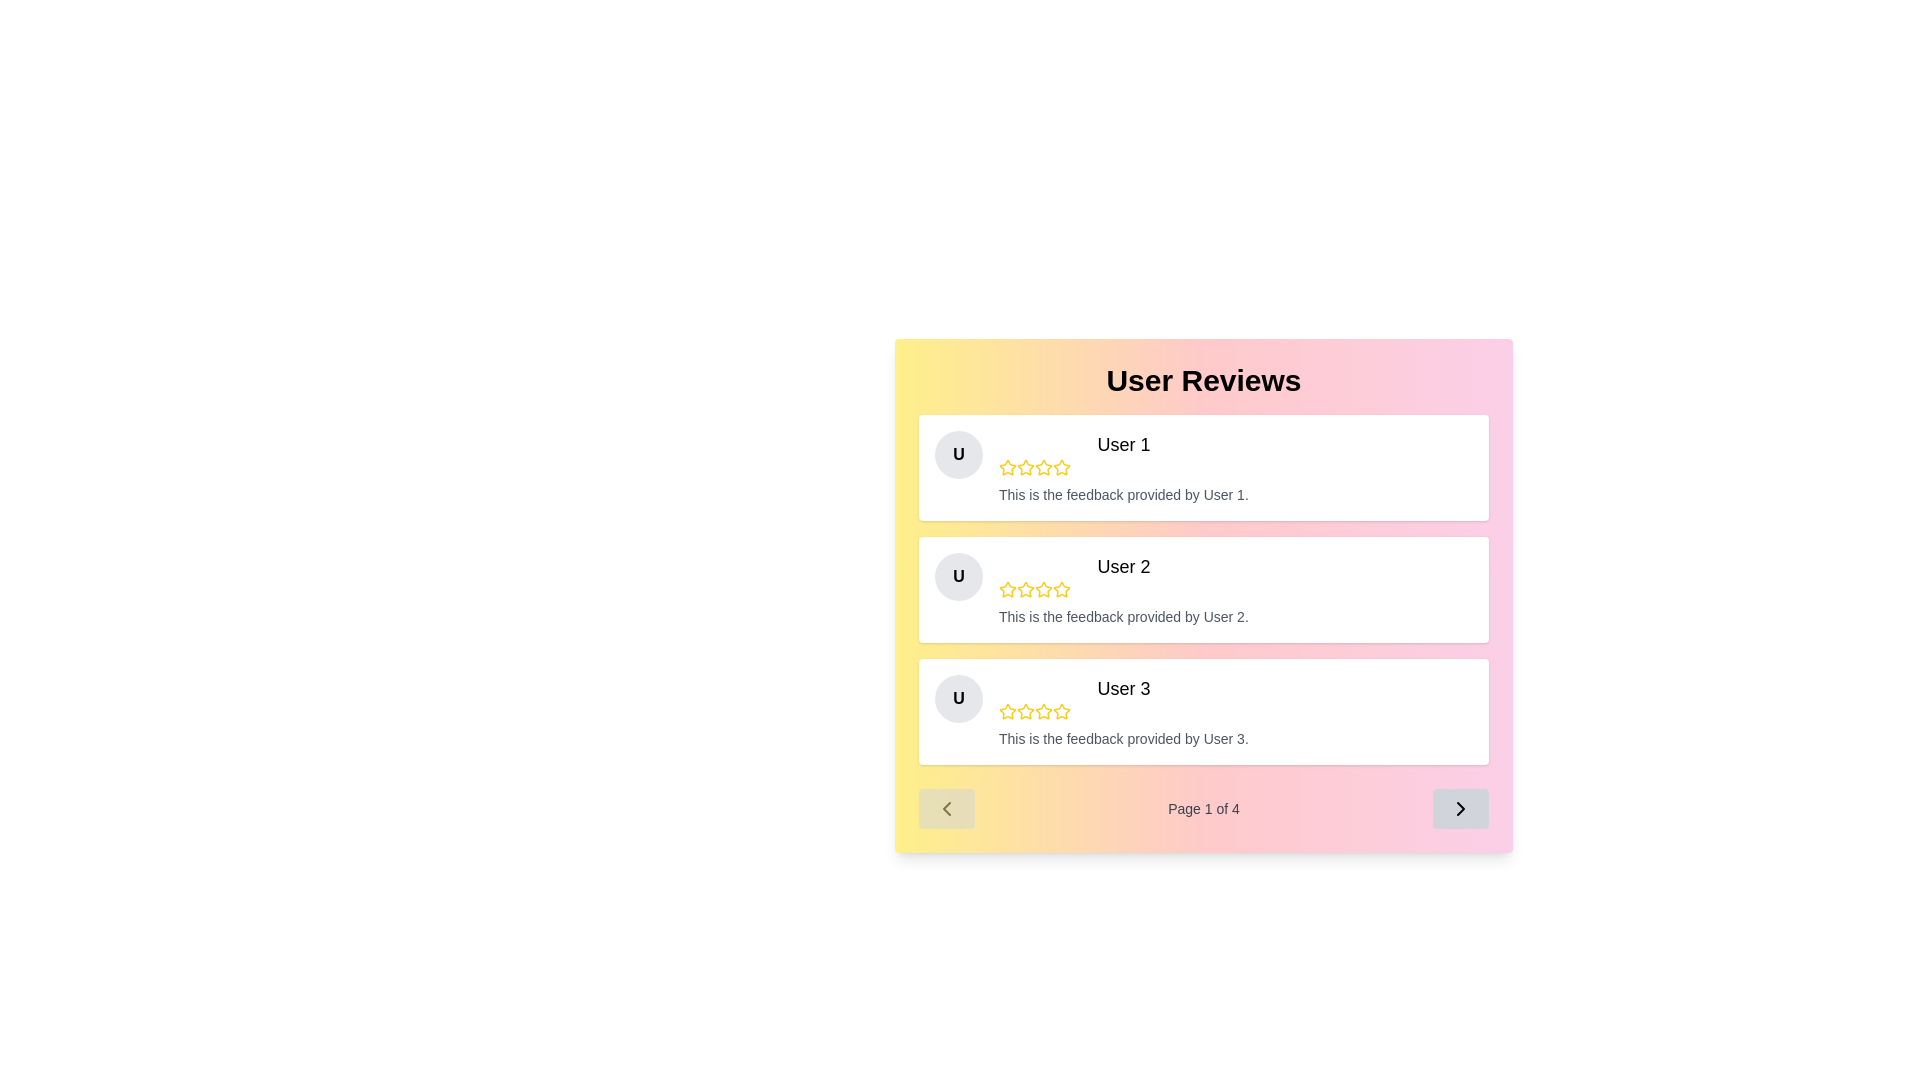 The height and width of the screenshot is (1080, 1920). What do you see at coordinates (1123, 616) in the screenshot?
I see `text label displaying 'This is the feedback provided by User 2.' positioned below User 2's name and rating stars in the second feedback card` at bounding box center [1123, 616].